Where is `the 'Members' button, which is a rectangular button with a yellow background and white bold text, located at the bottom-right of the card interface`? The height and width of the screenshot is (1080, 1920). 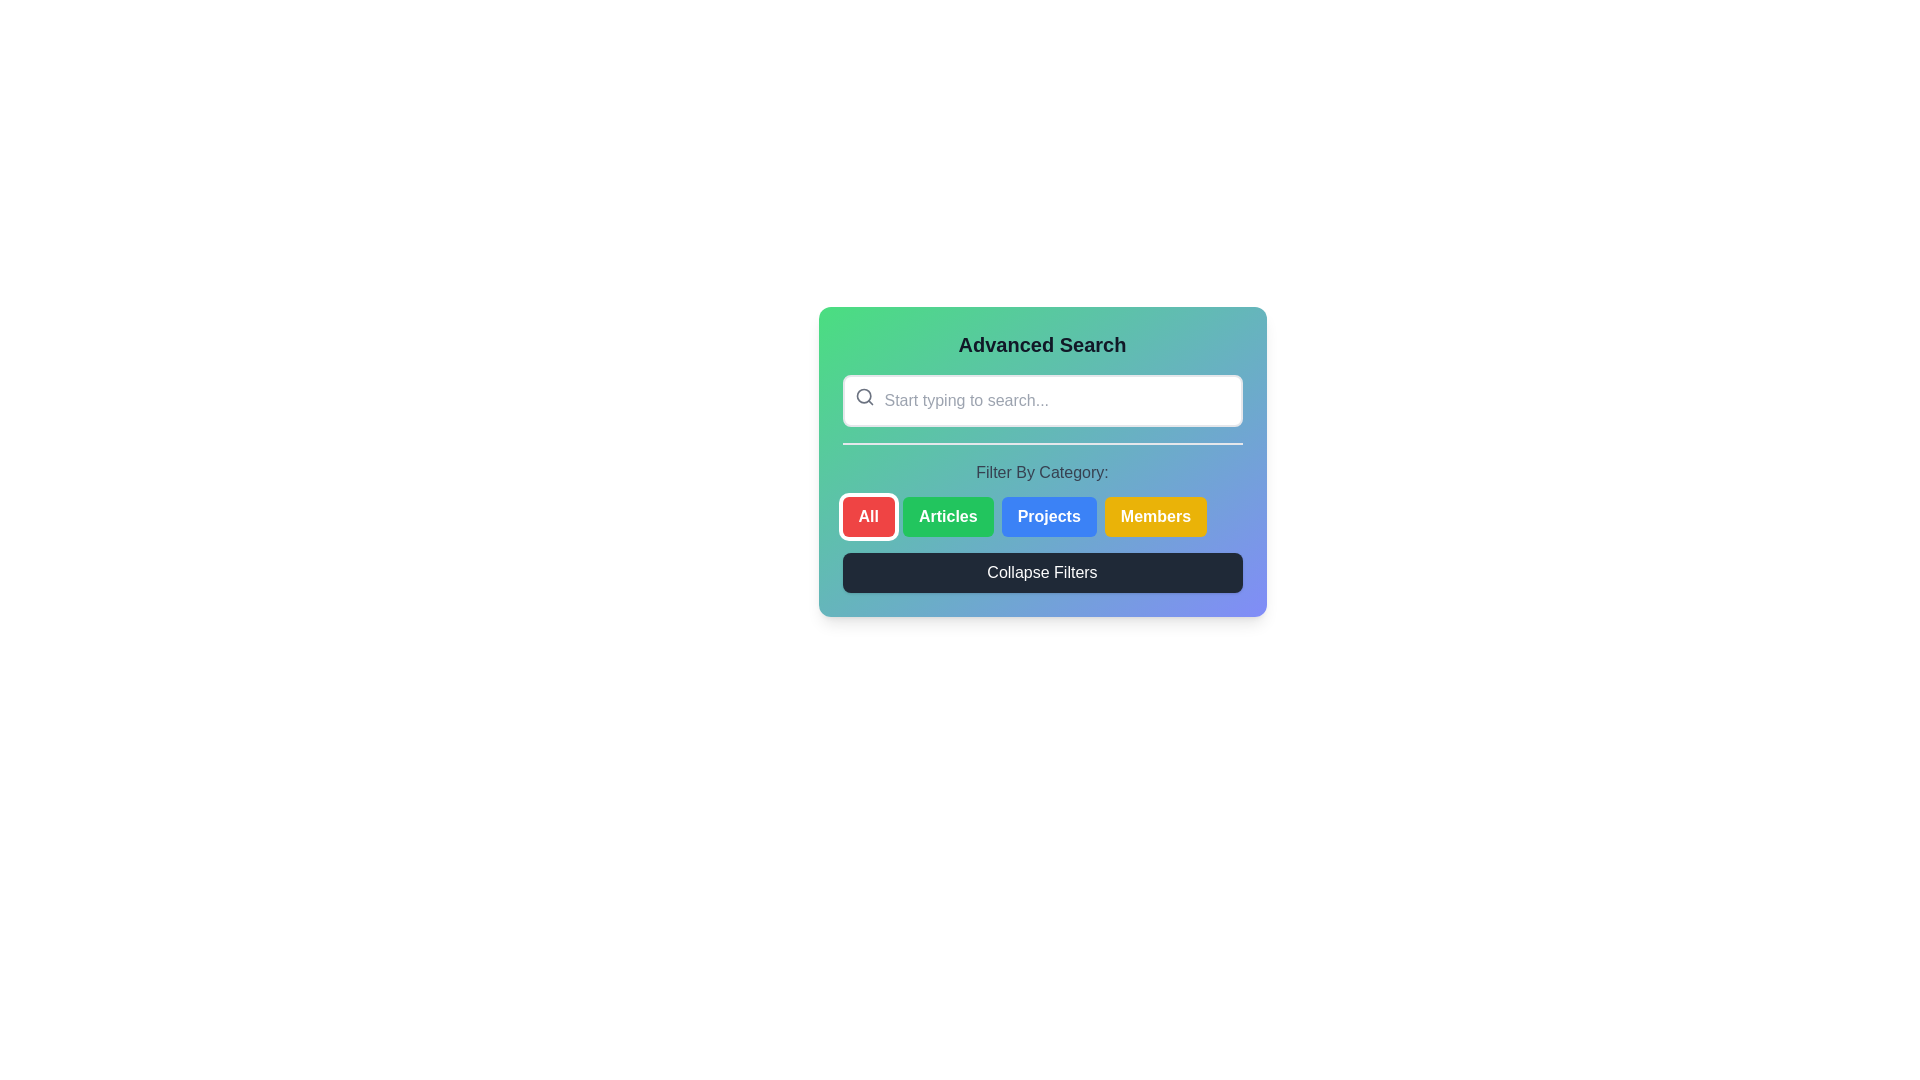
the 'Members' button, which is a rectangular button with a yellow background and white bold text, located at the bottom-right of the card interface is located at coordinates (1155, 515).